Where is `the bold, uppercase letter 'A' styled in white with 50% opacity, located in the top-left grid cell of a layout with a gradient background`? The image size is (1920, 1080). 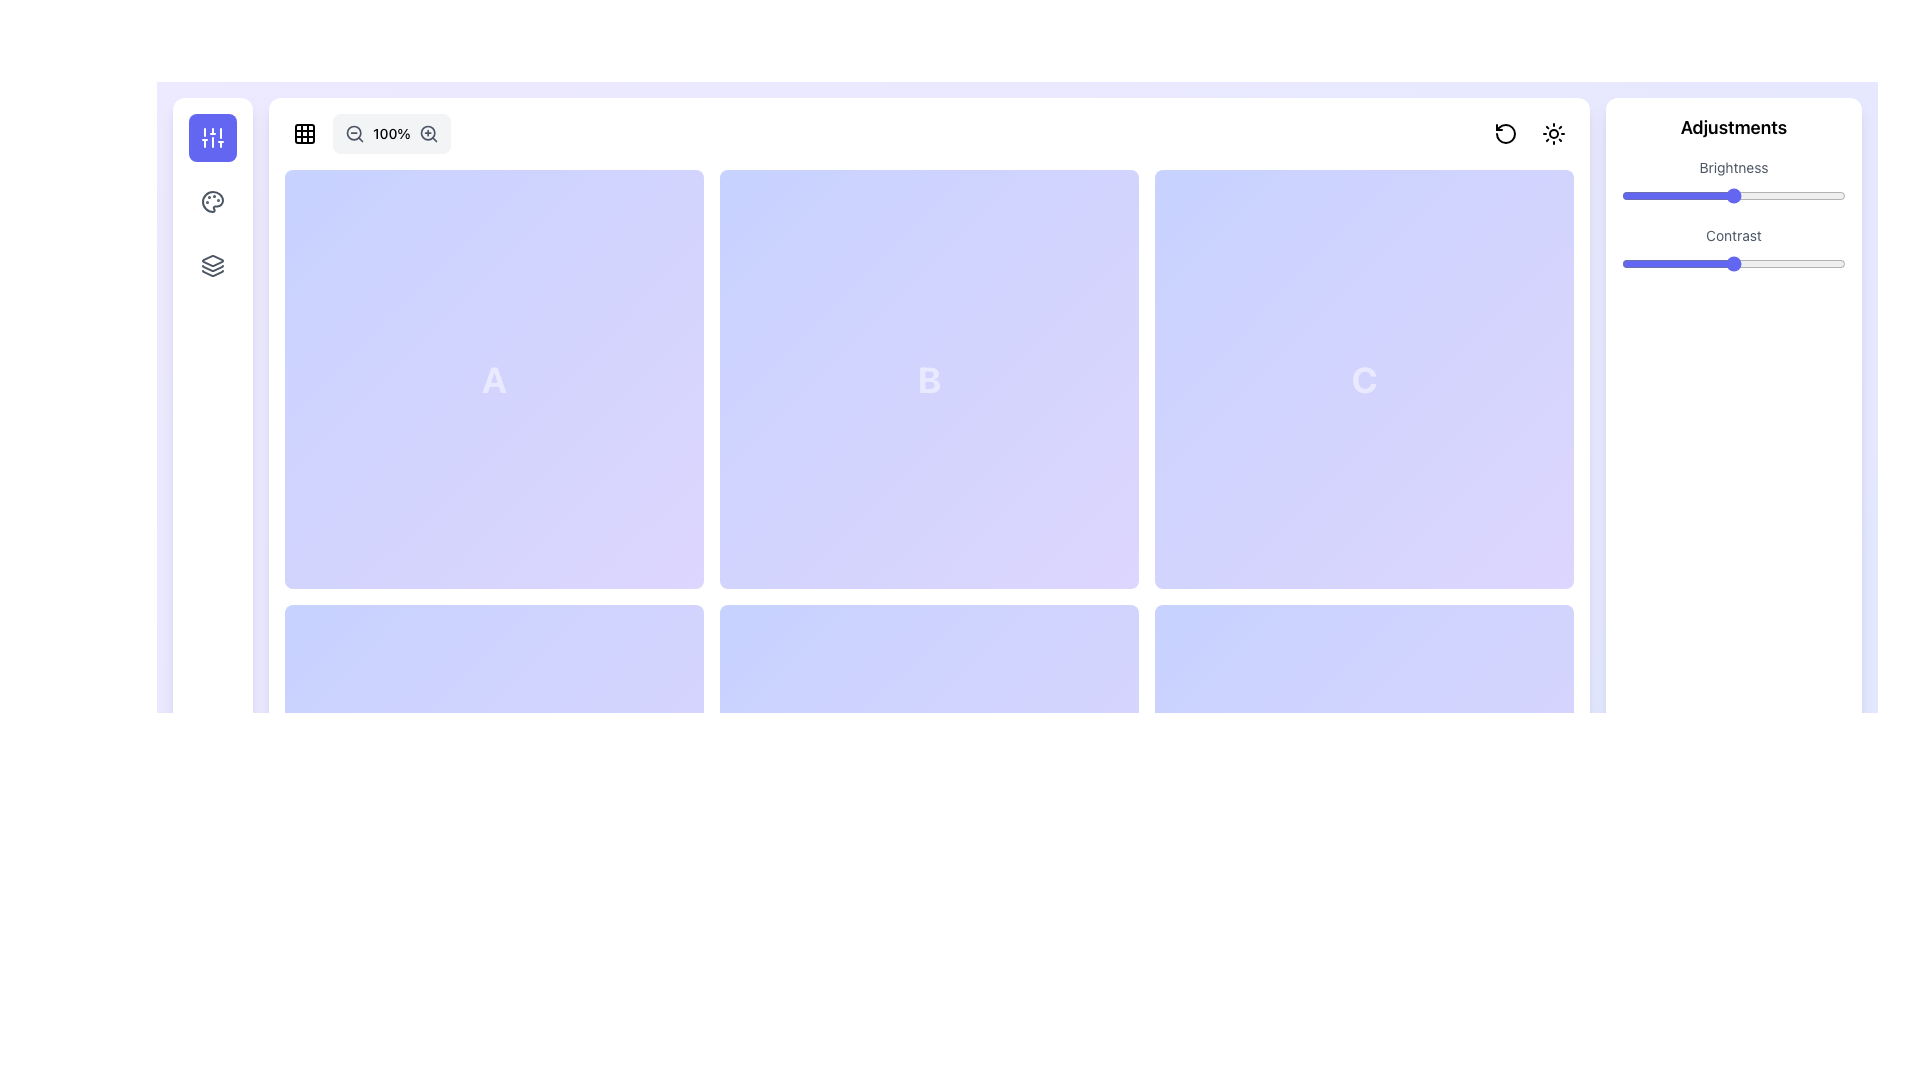
the bold, uppercase letter 'A' styled in white with 50% opacity, located in the top-left grid cell of a layout with a gradient background is located at coordinates (494, 379).